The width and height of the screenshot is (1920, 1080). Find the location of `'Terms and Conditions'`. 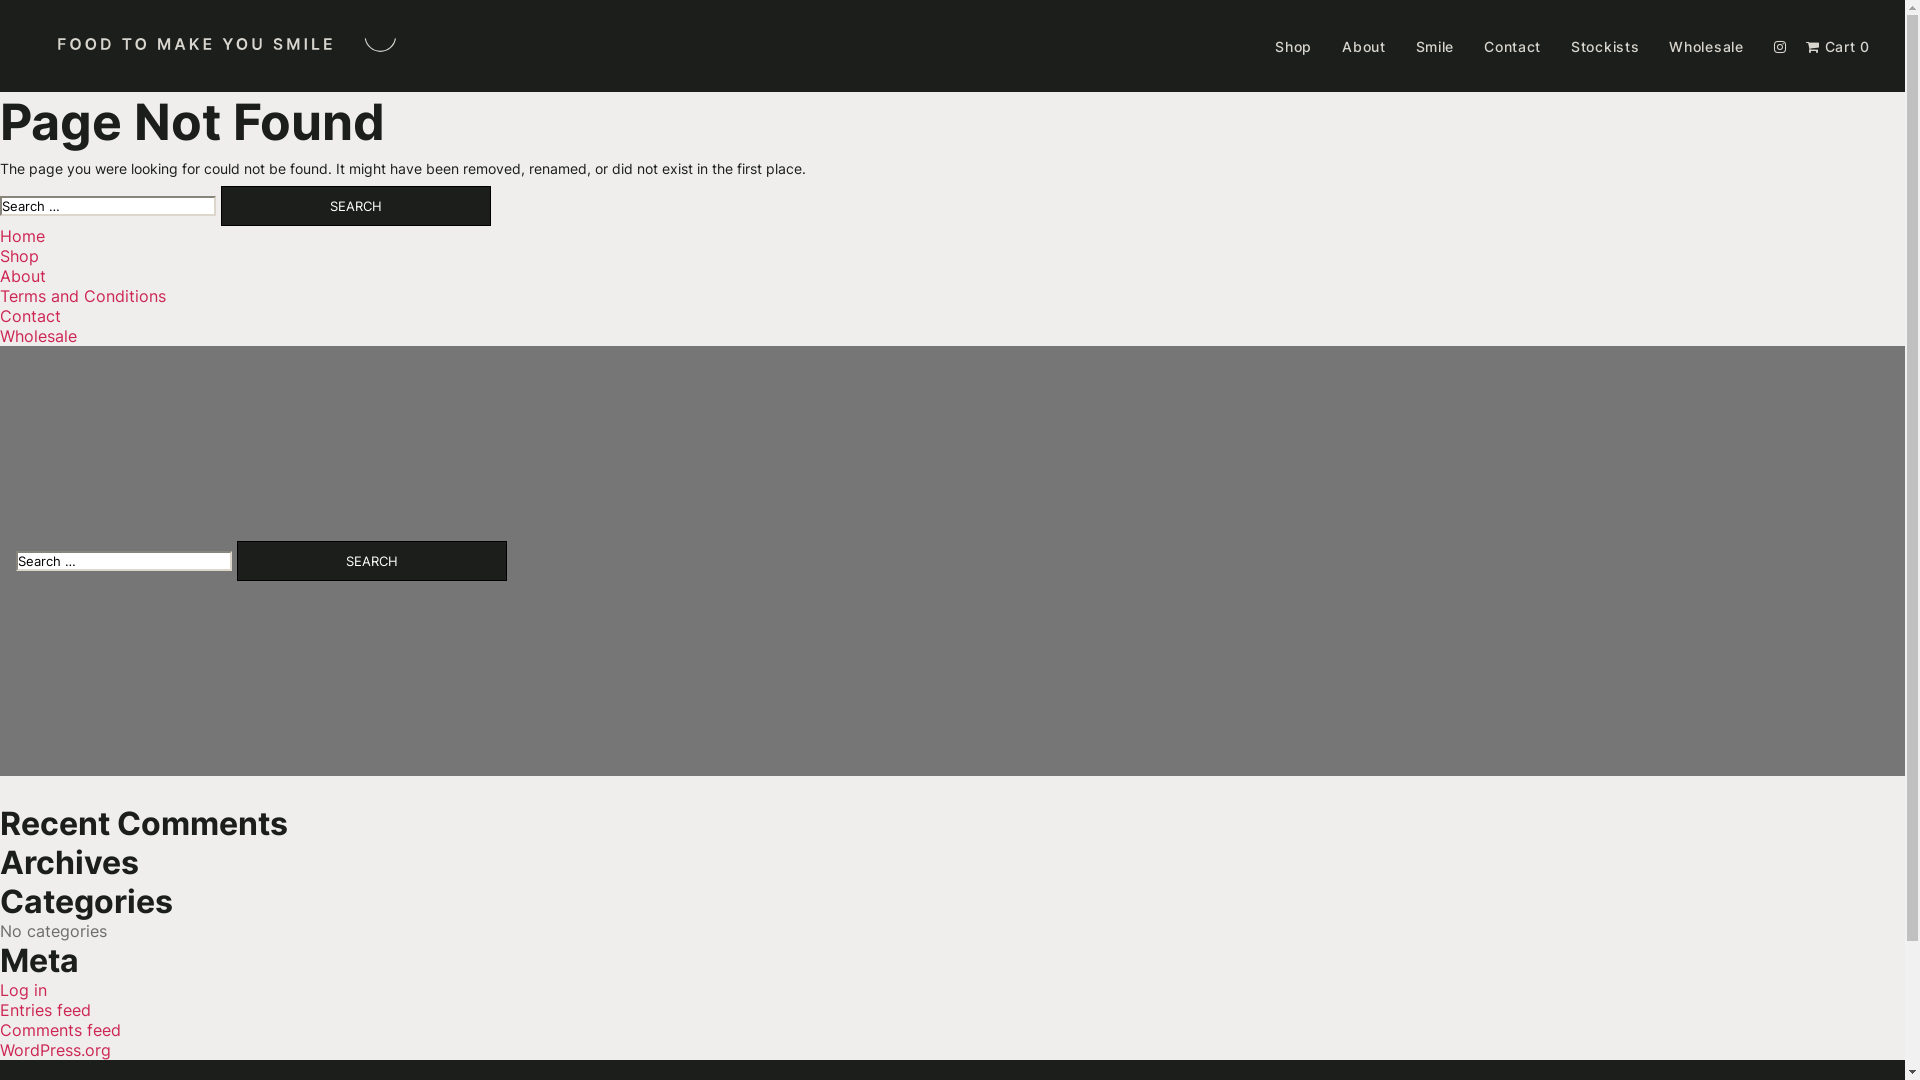

'Terms and Conditions' is located at coordinates (0, 296).